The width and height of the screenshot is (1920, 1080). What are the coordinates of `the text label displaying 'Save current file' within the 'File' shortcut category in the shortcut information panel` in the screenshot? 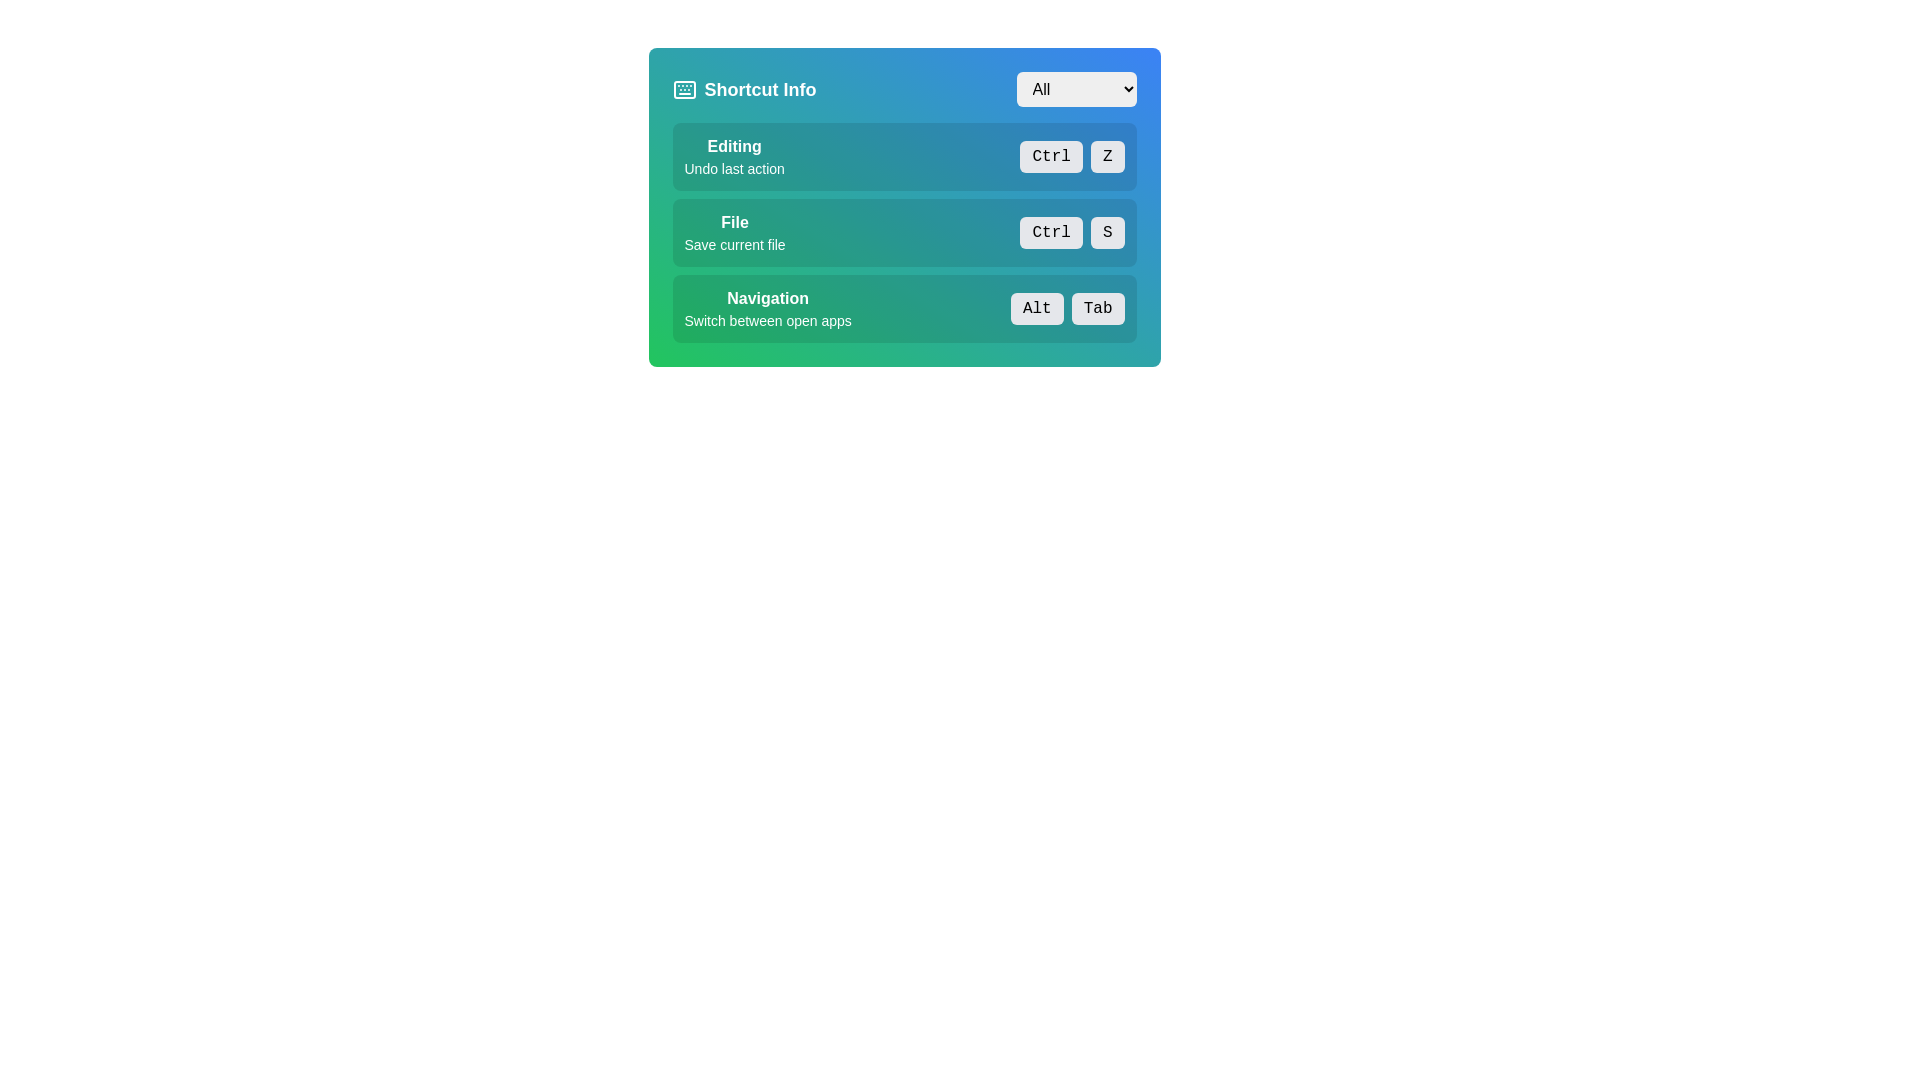 It's located at (734, 244).